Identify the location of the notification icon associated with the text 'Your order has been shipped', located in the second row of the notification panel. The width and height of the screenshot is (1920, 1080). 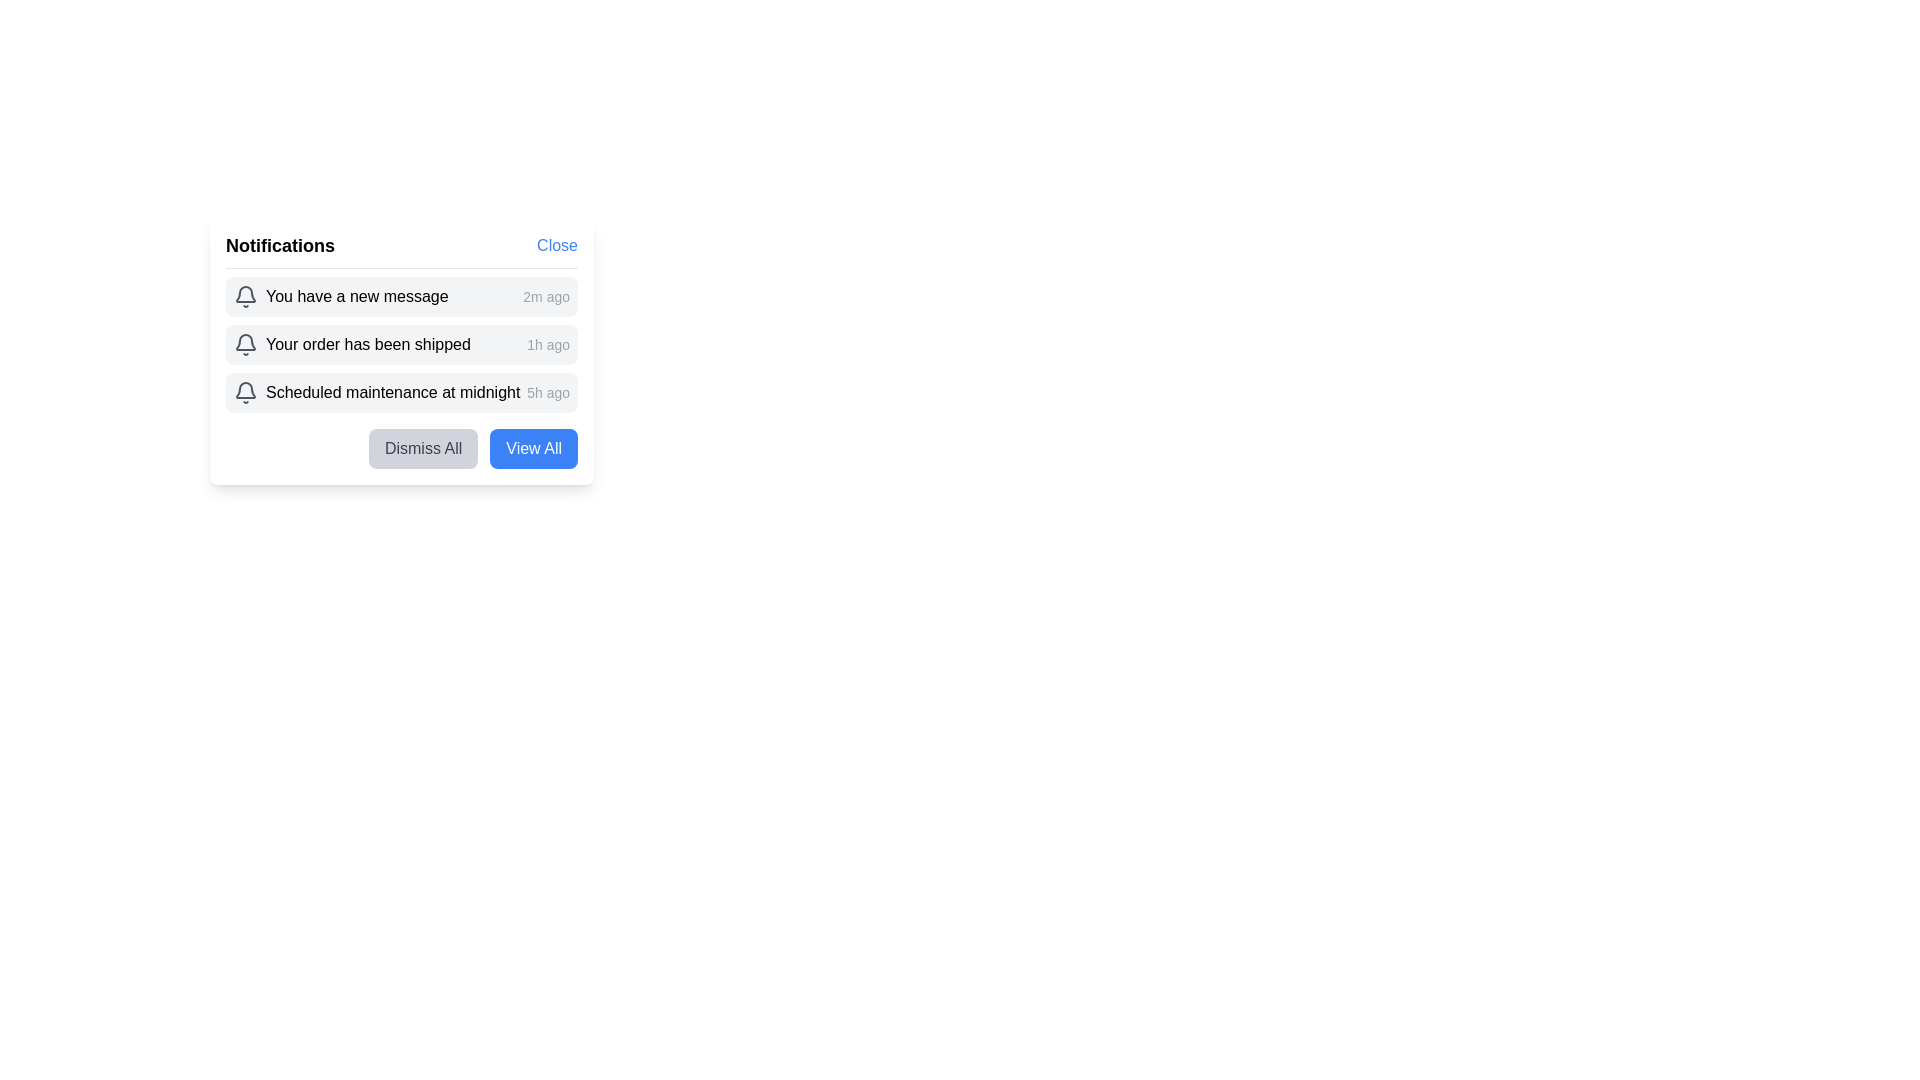
(244, 343).